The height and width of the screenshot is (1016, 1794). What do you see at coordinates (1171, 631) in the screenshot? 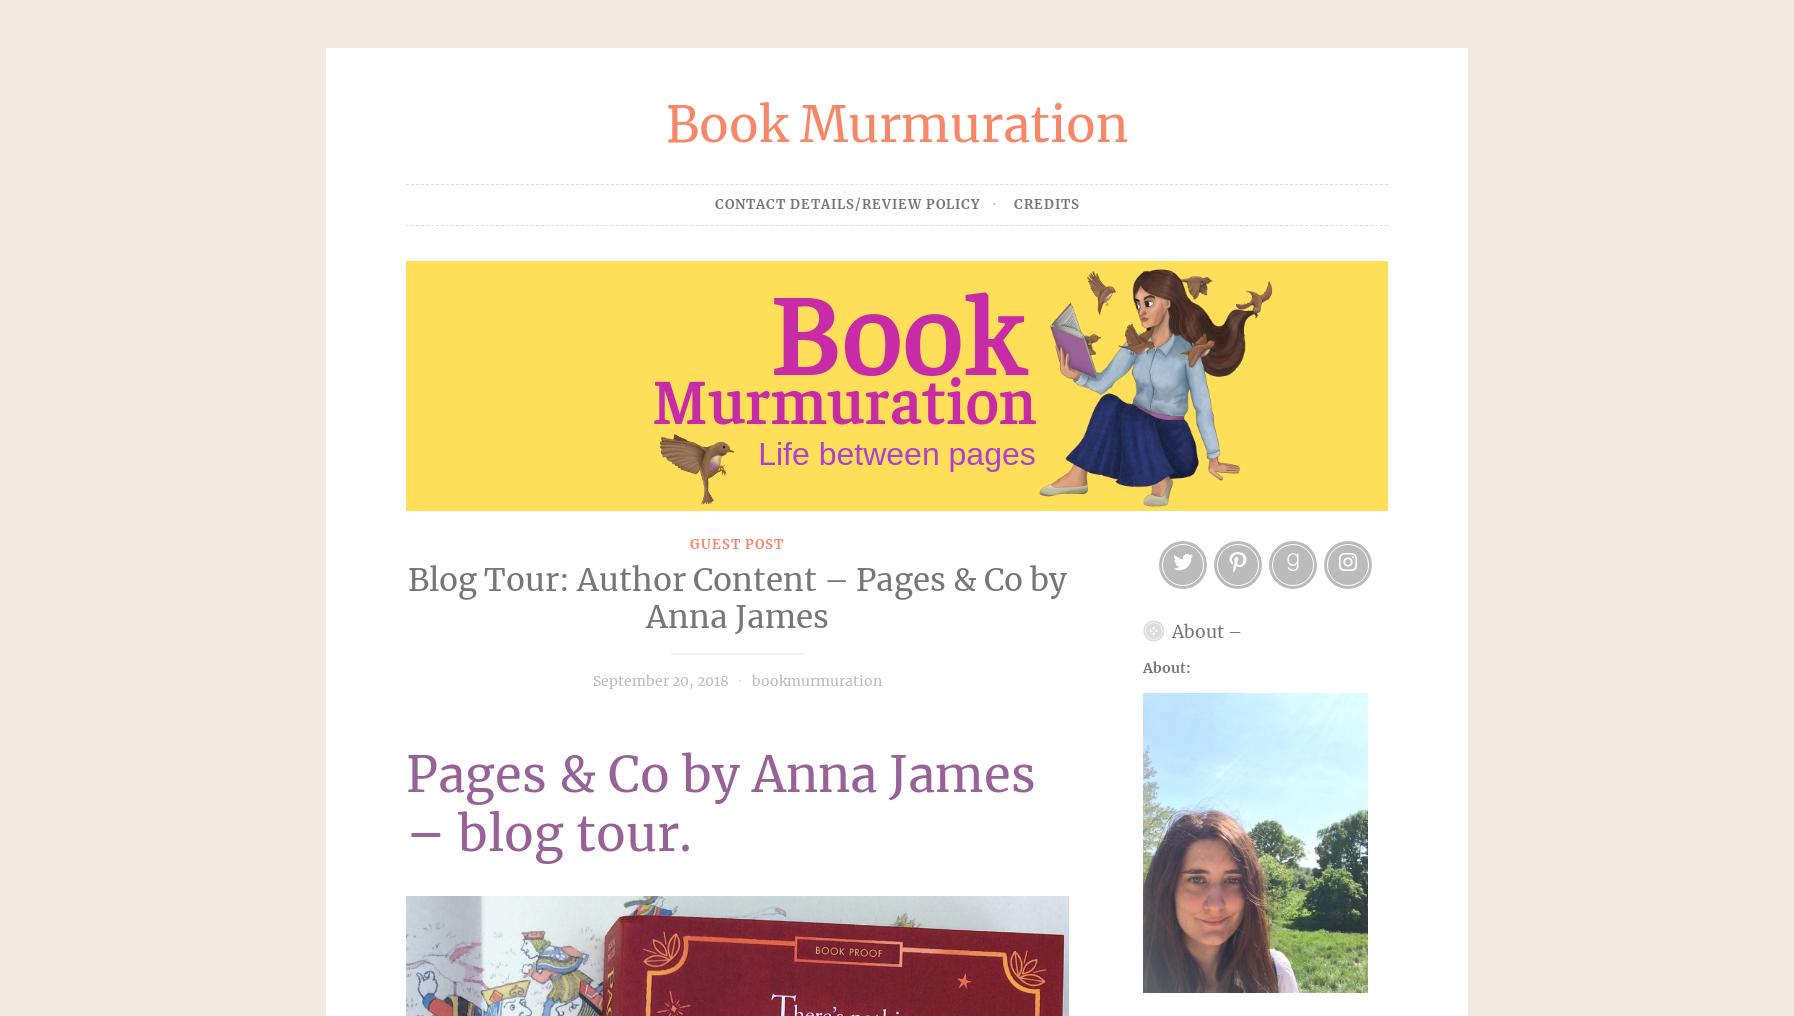
I see `'About –'` at bounding box center [1171, 631].